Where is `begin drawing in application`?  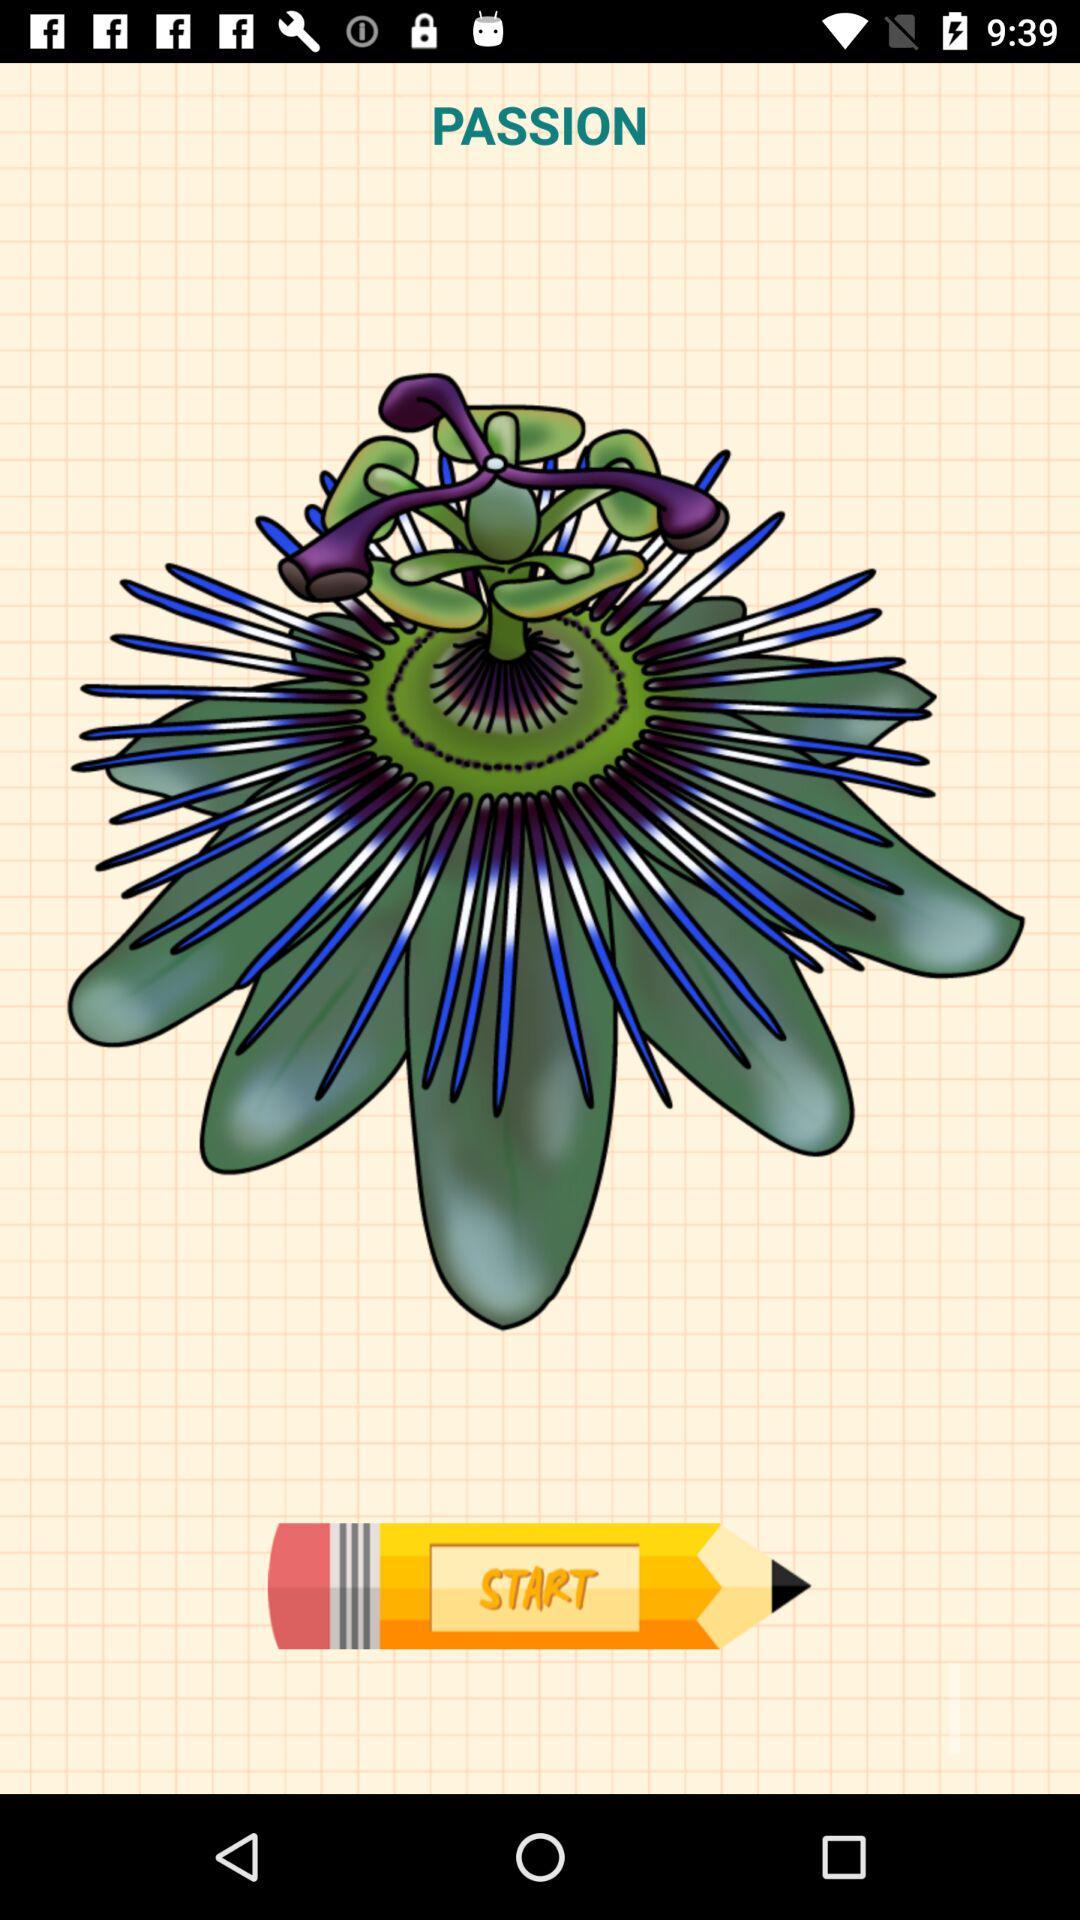 begin drawing in application is located at coordinates (538, 1585).